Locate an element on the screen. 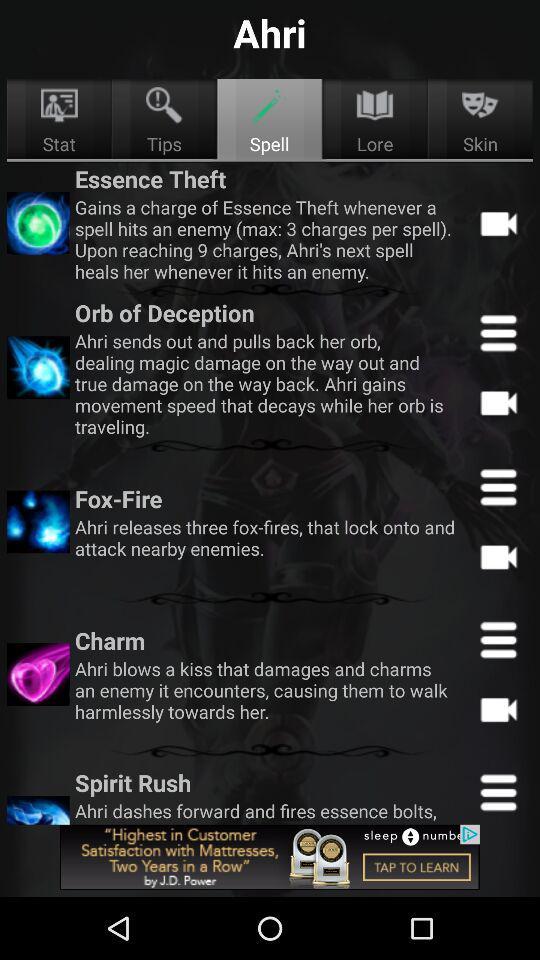 The width and height of the screenshot is (540, 960). video player is located at coordinates (497, 556).